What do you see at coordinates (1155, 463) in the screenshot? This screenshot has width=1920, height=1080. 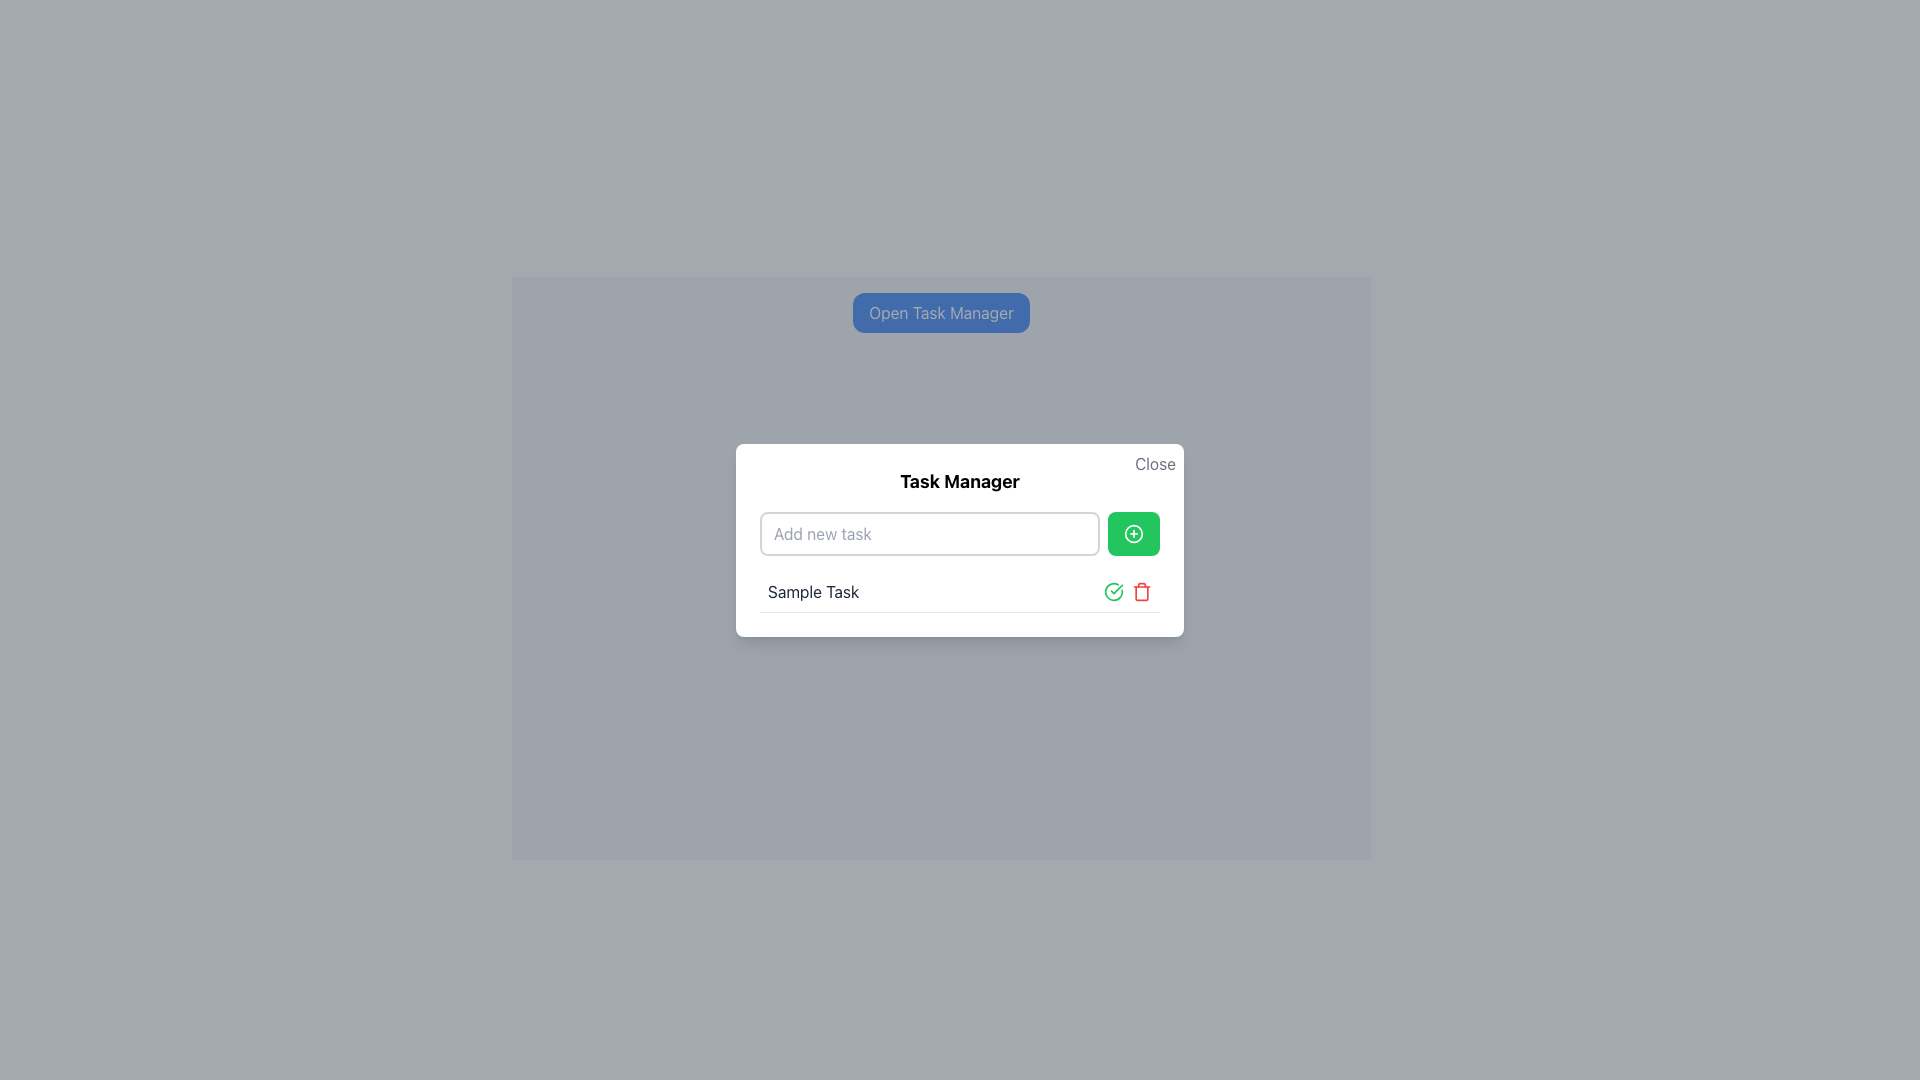 I see `the close button located in the top-right corner of the modal dialog` at bounding box center [1155, 463].